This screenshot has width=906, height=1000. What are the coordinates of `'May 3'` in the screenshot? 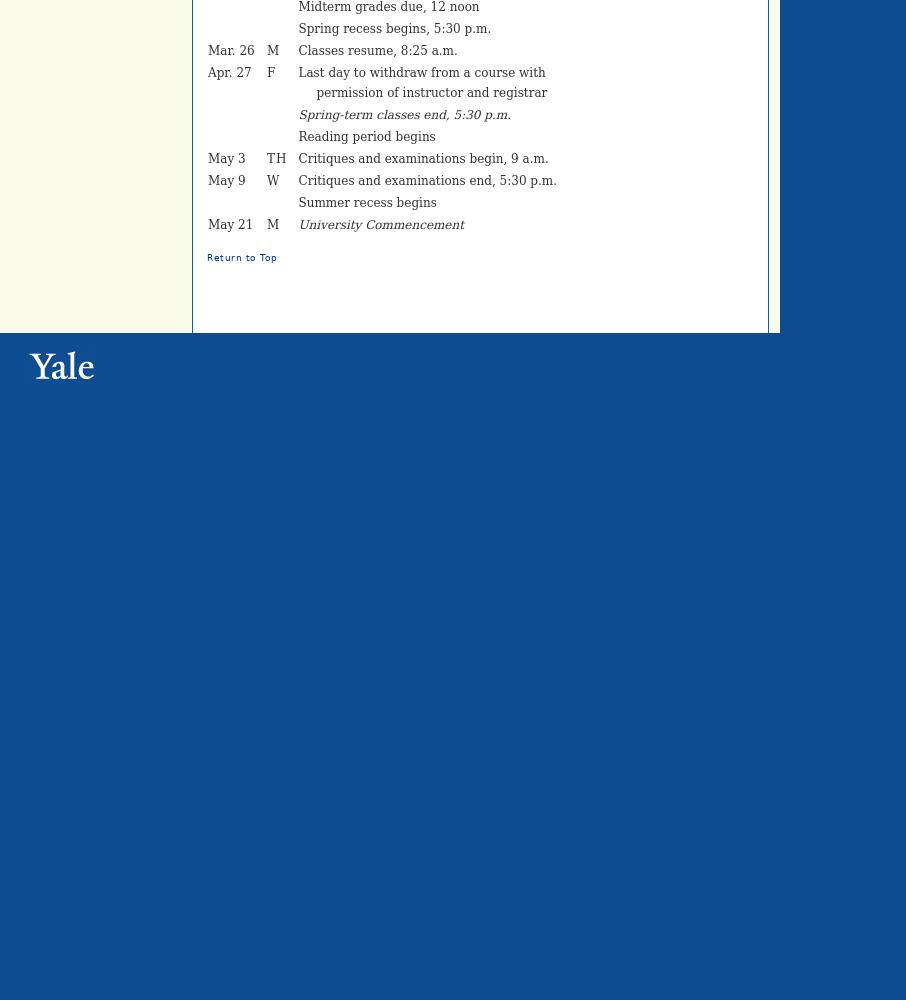 It's located at (225, 159).